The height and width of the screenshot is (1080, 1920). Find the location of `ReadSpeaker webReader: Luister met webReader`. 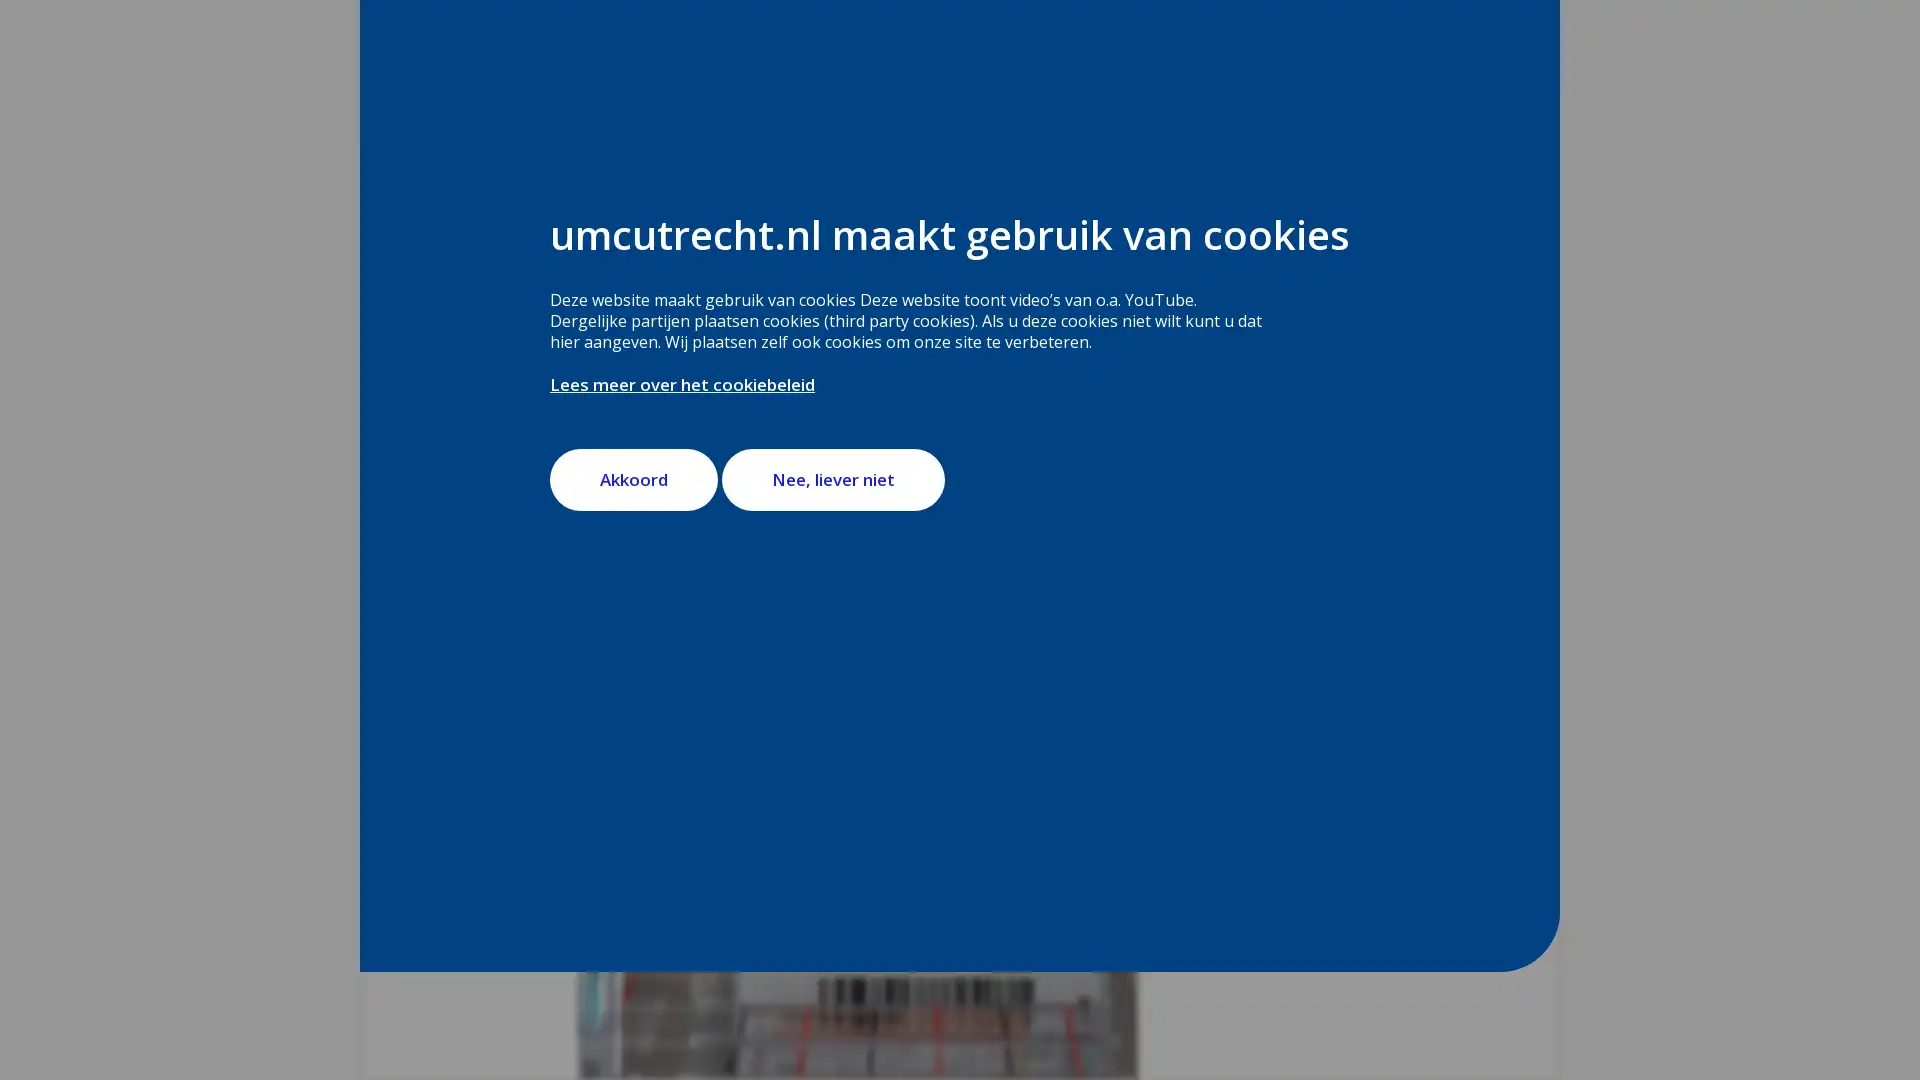

ReadSpeaker webReader: Luister met webReader is located at coordinates (665, 261).